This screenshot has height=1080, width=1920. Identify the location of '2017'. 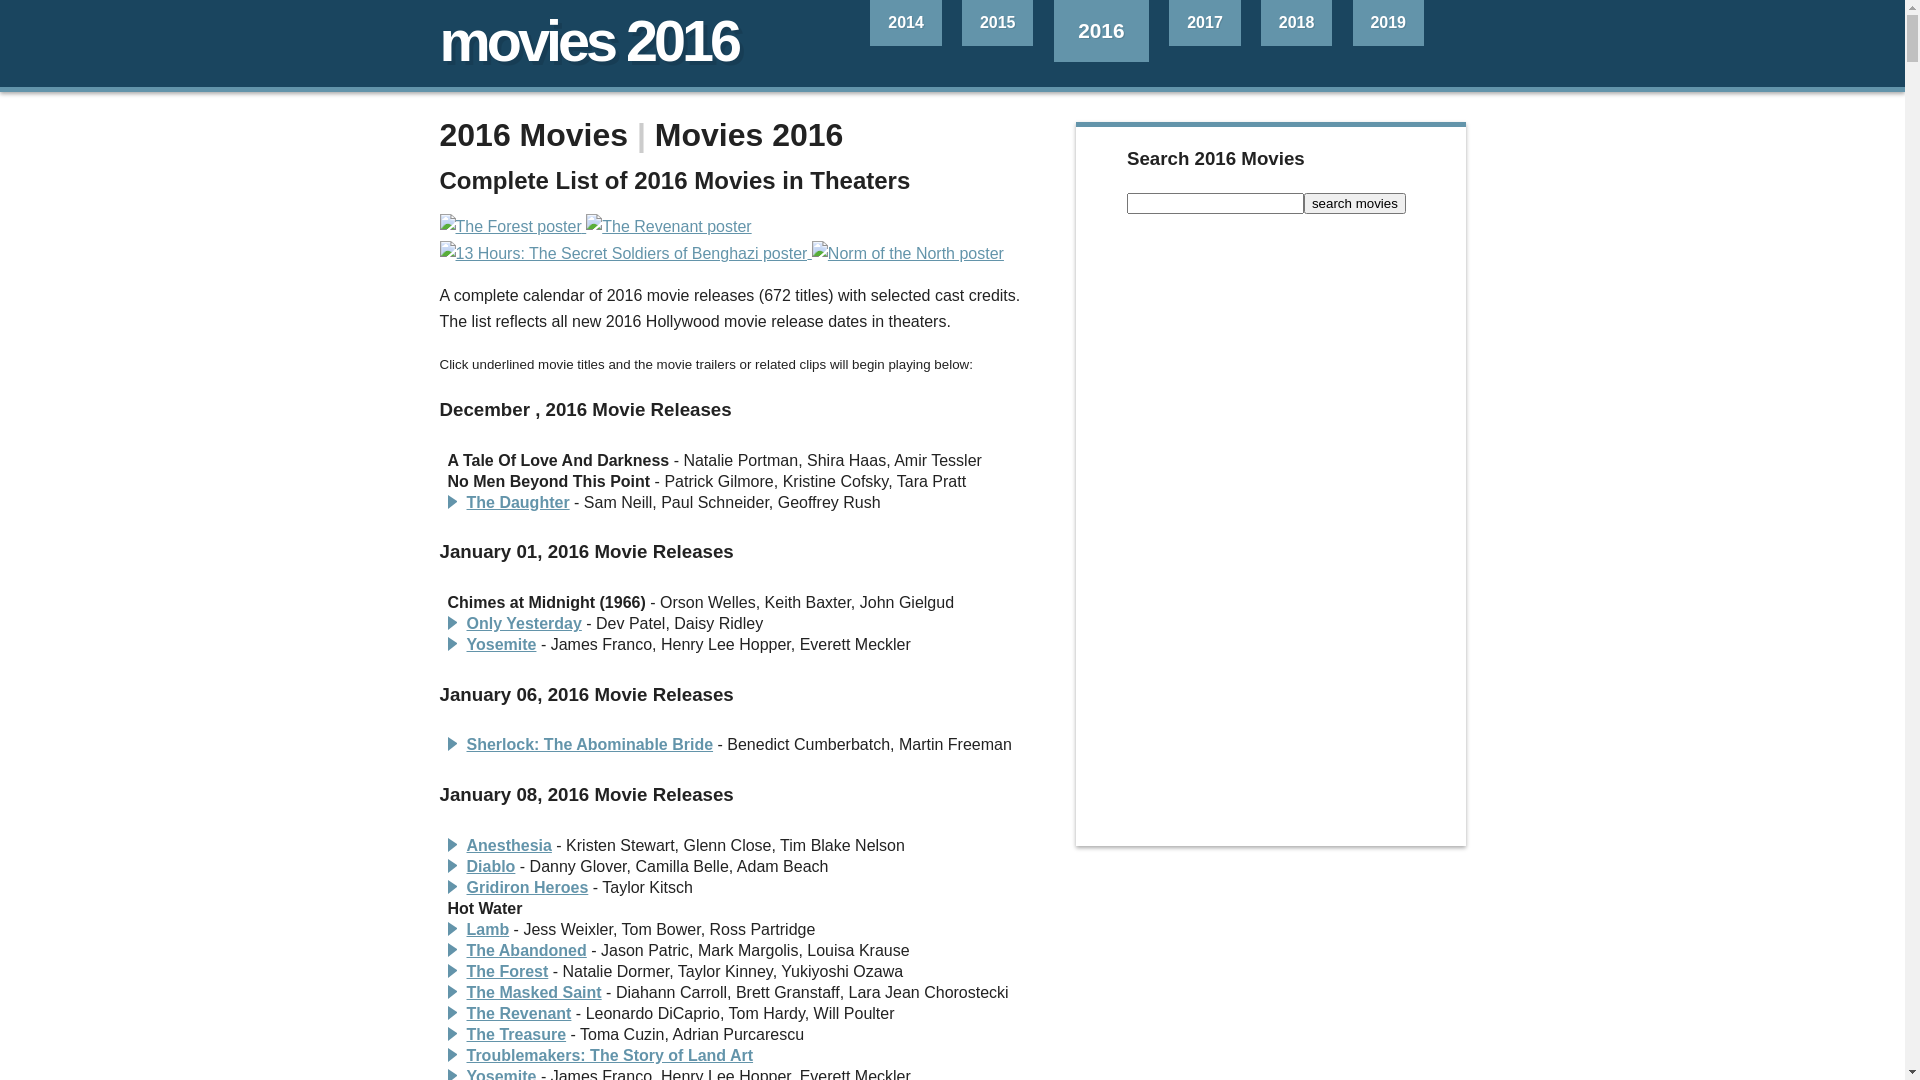
(1203, 23).